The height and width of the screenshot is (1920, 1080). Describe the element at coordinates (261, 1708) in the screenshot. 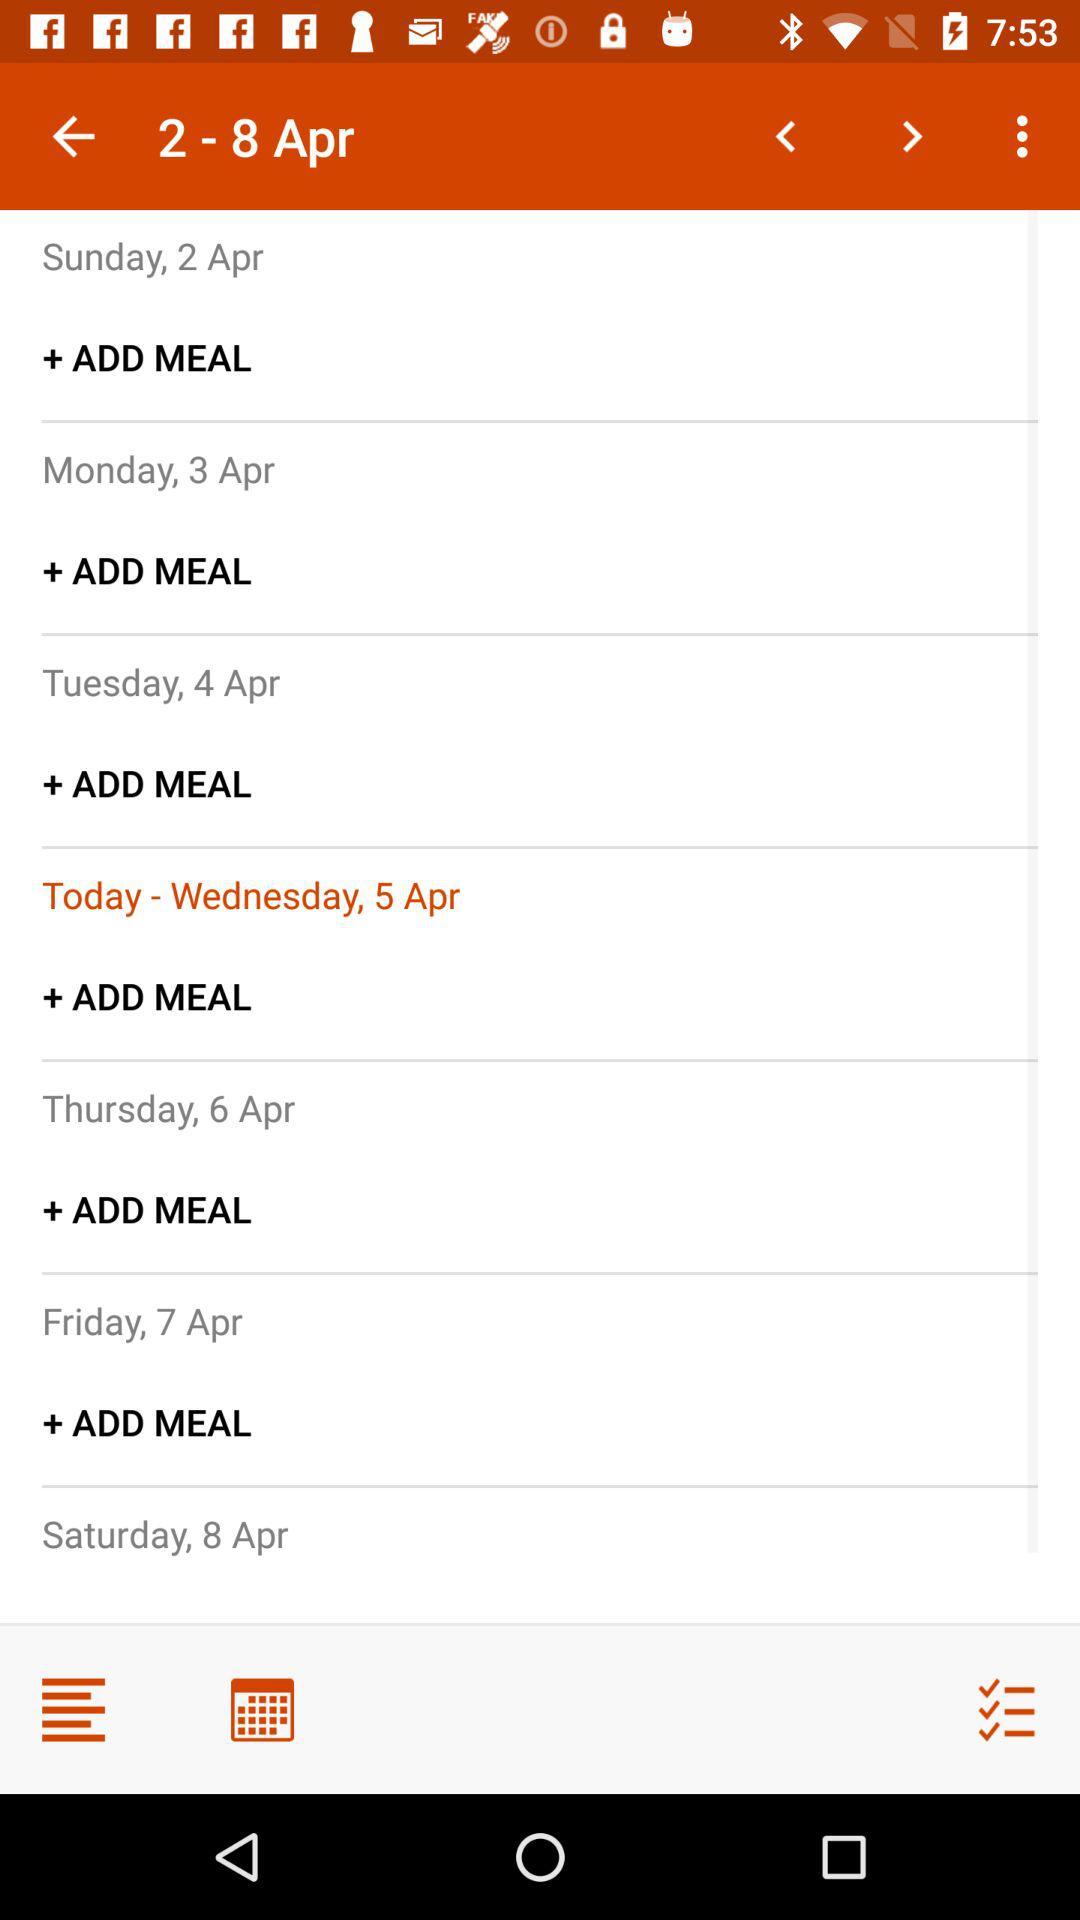

I see `opens calendar` at that location.